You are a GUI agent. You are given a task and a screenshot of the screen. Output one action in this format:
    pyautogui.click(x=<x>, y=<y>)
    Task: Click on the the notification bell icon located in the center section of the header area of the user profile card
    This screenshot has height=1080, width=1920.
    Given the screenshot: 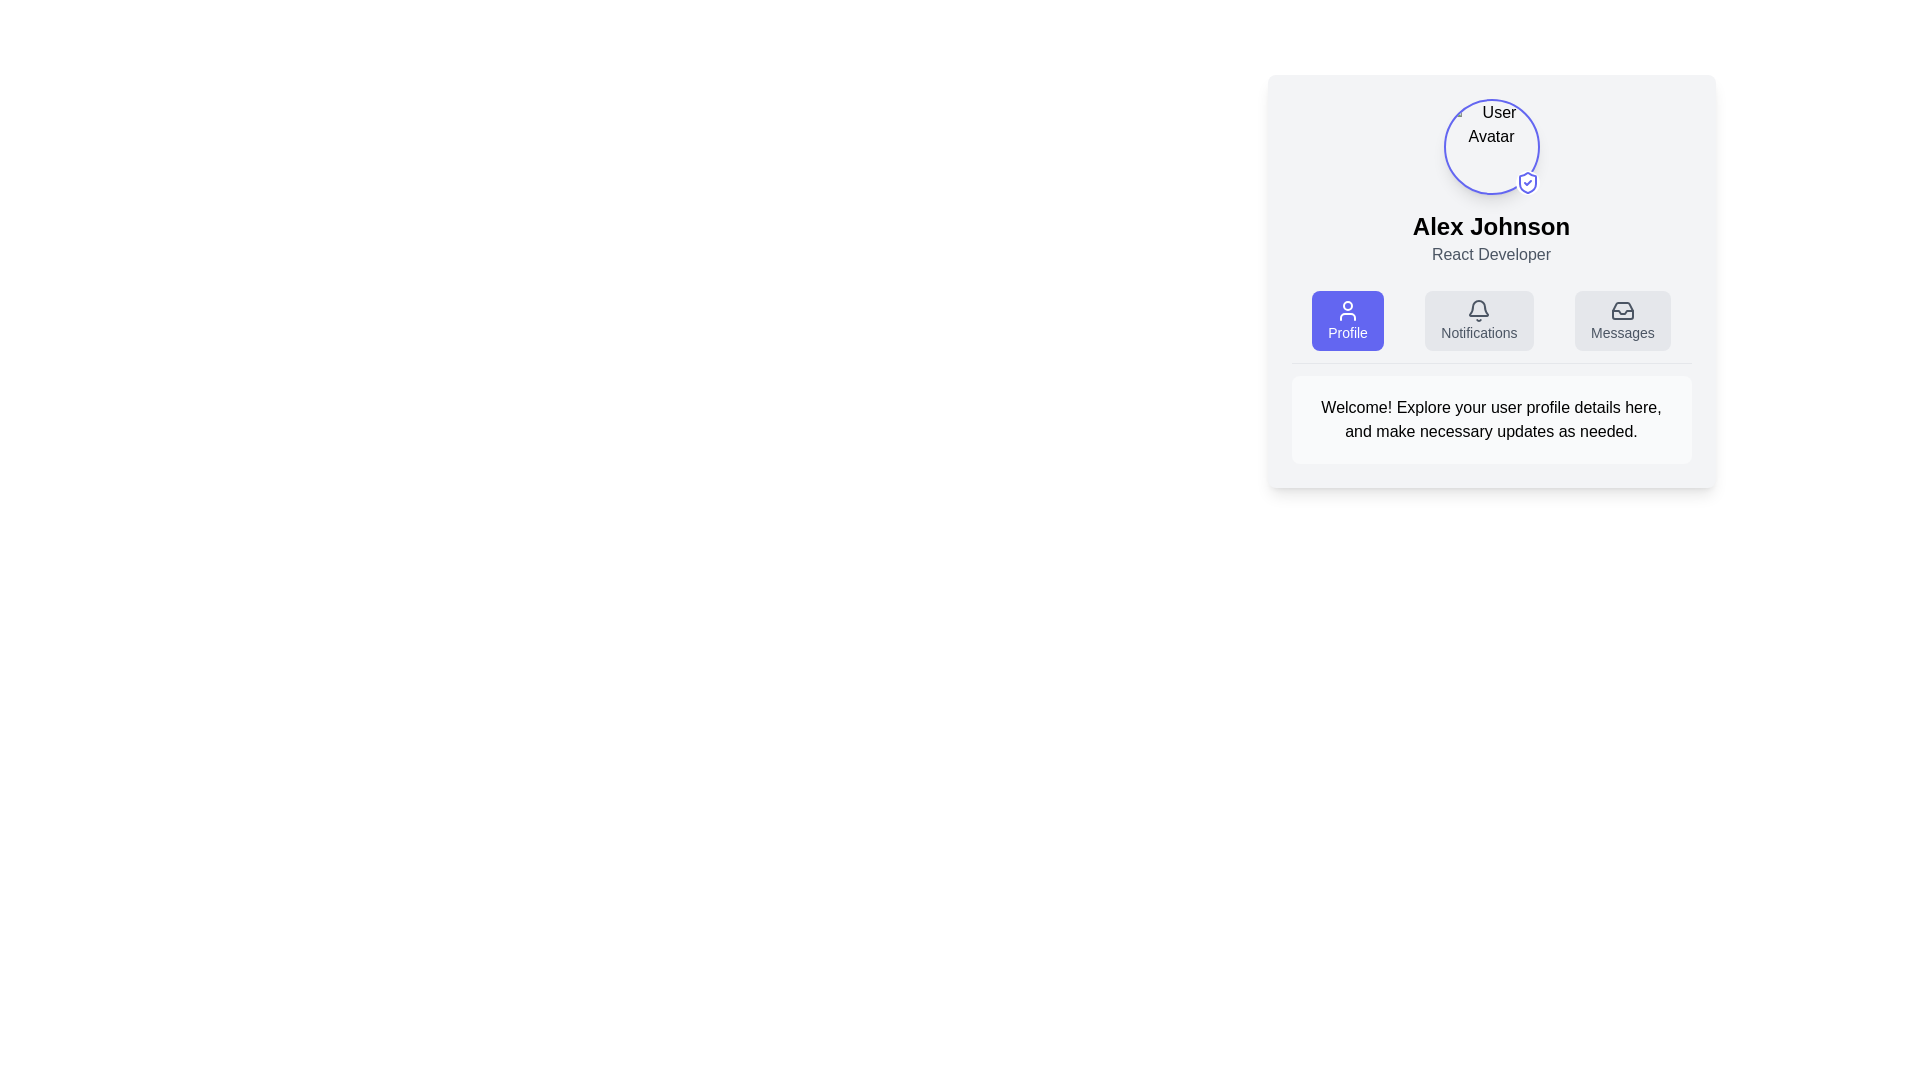 What is the action you would take?
    pyautogui.click(x=1479, y=308)
    